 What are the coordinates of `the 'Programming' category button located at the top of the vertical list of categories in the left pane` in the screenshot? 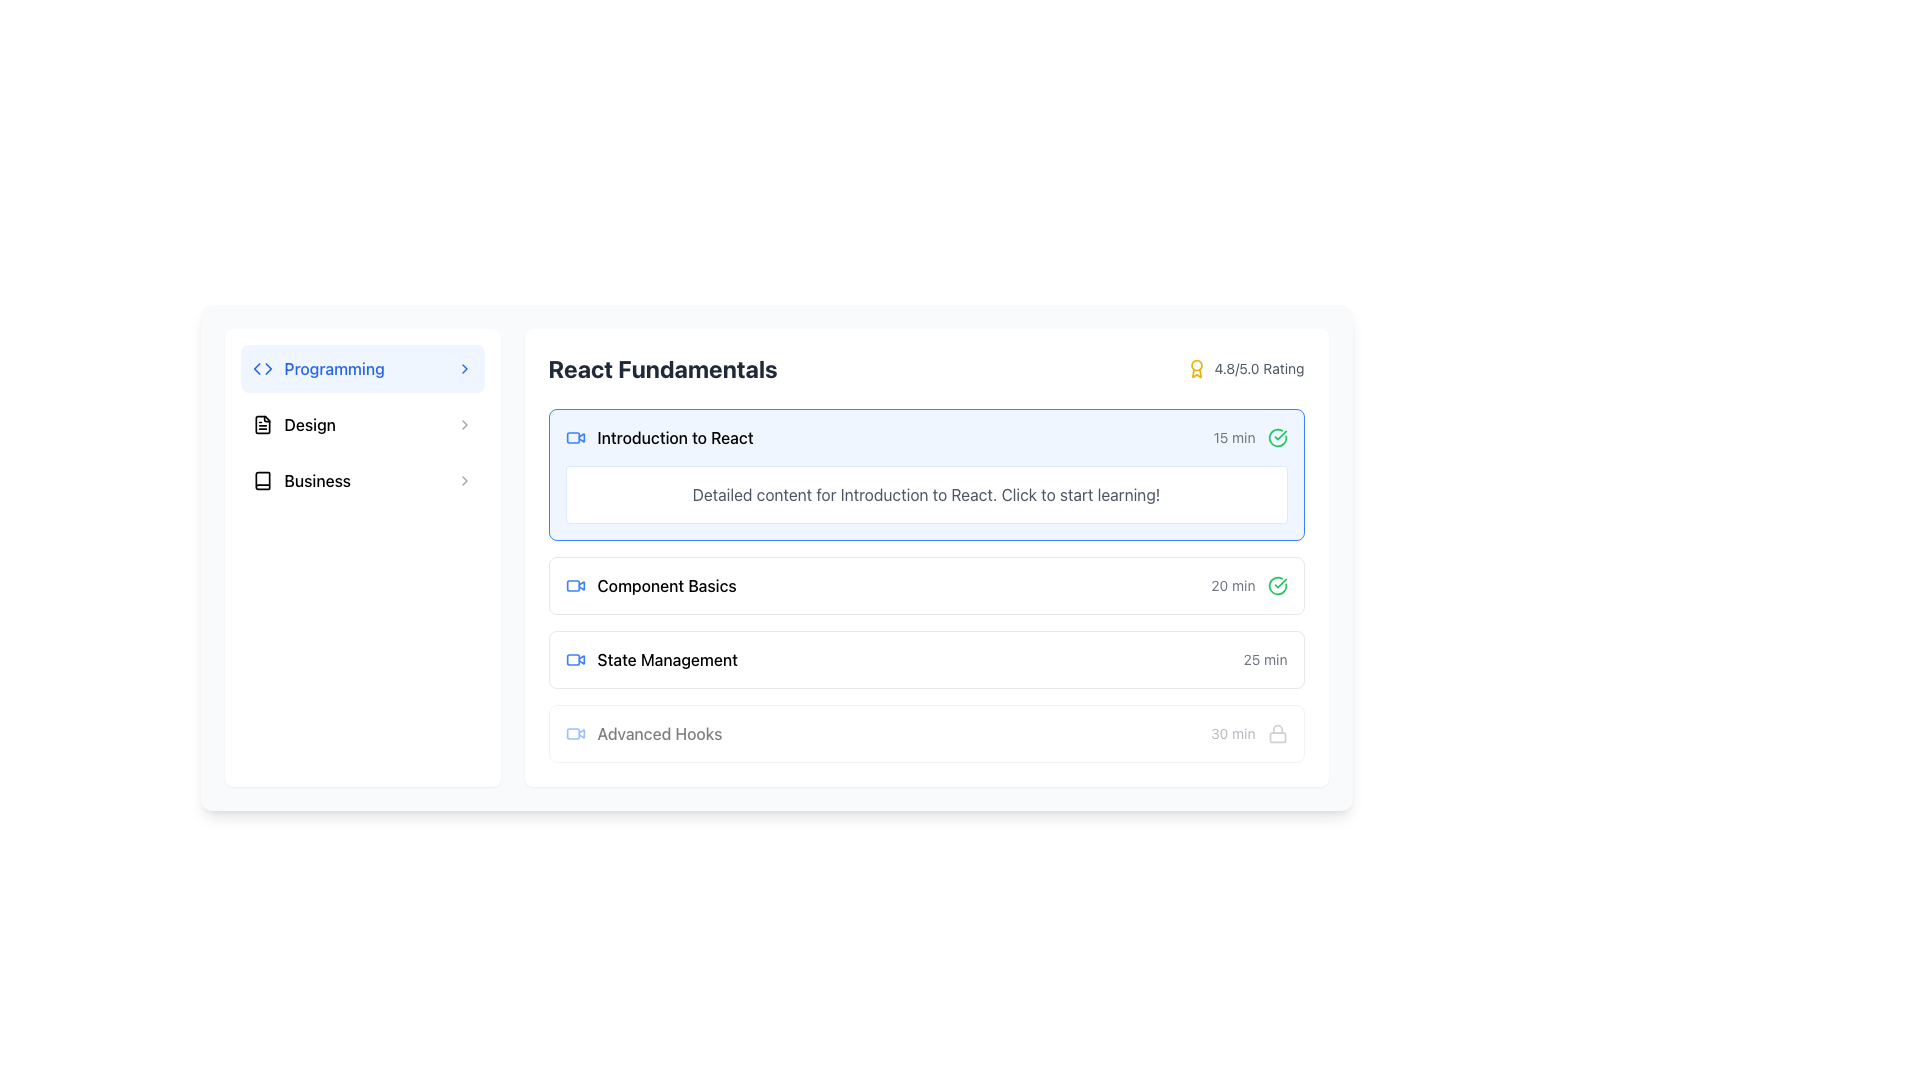 It's located at (362, 369).